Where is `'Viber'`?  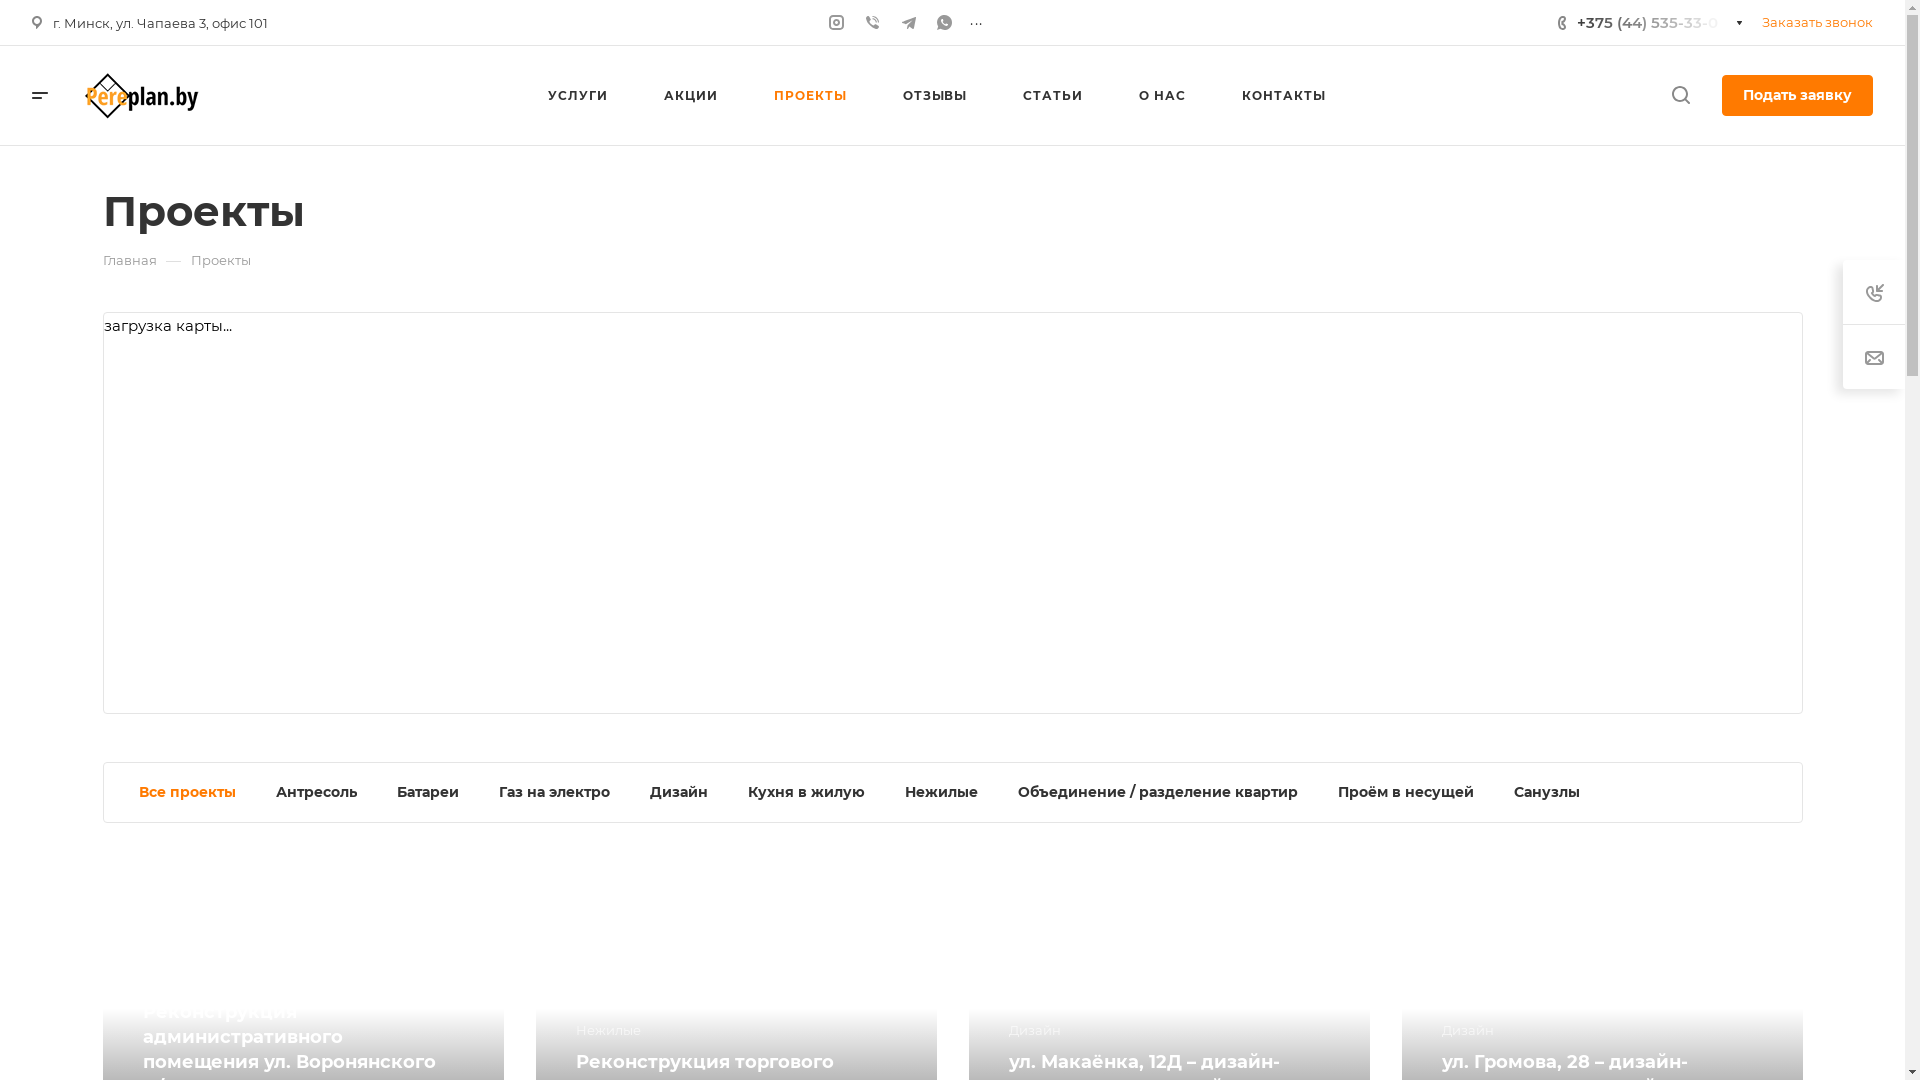 'Viber' is located at coordinates (863, 22).